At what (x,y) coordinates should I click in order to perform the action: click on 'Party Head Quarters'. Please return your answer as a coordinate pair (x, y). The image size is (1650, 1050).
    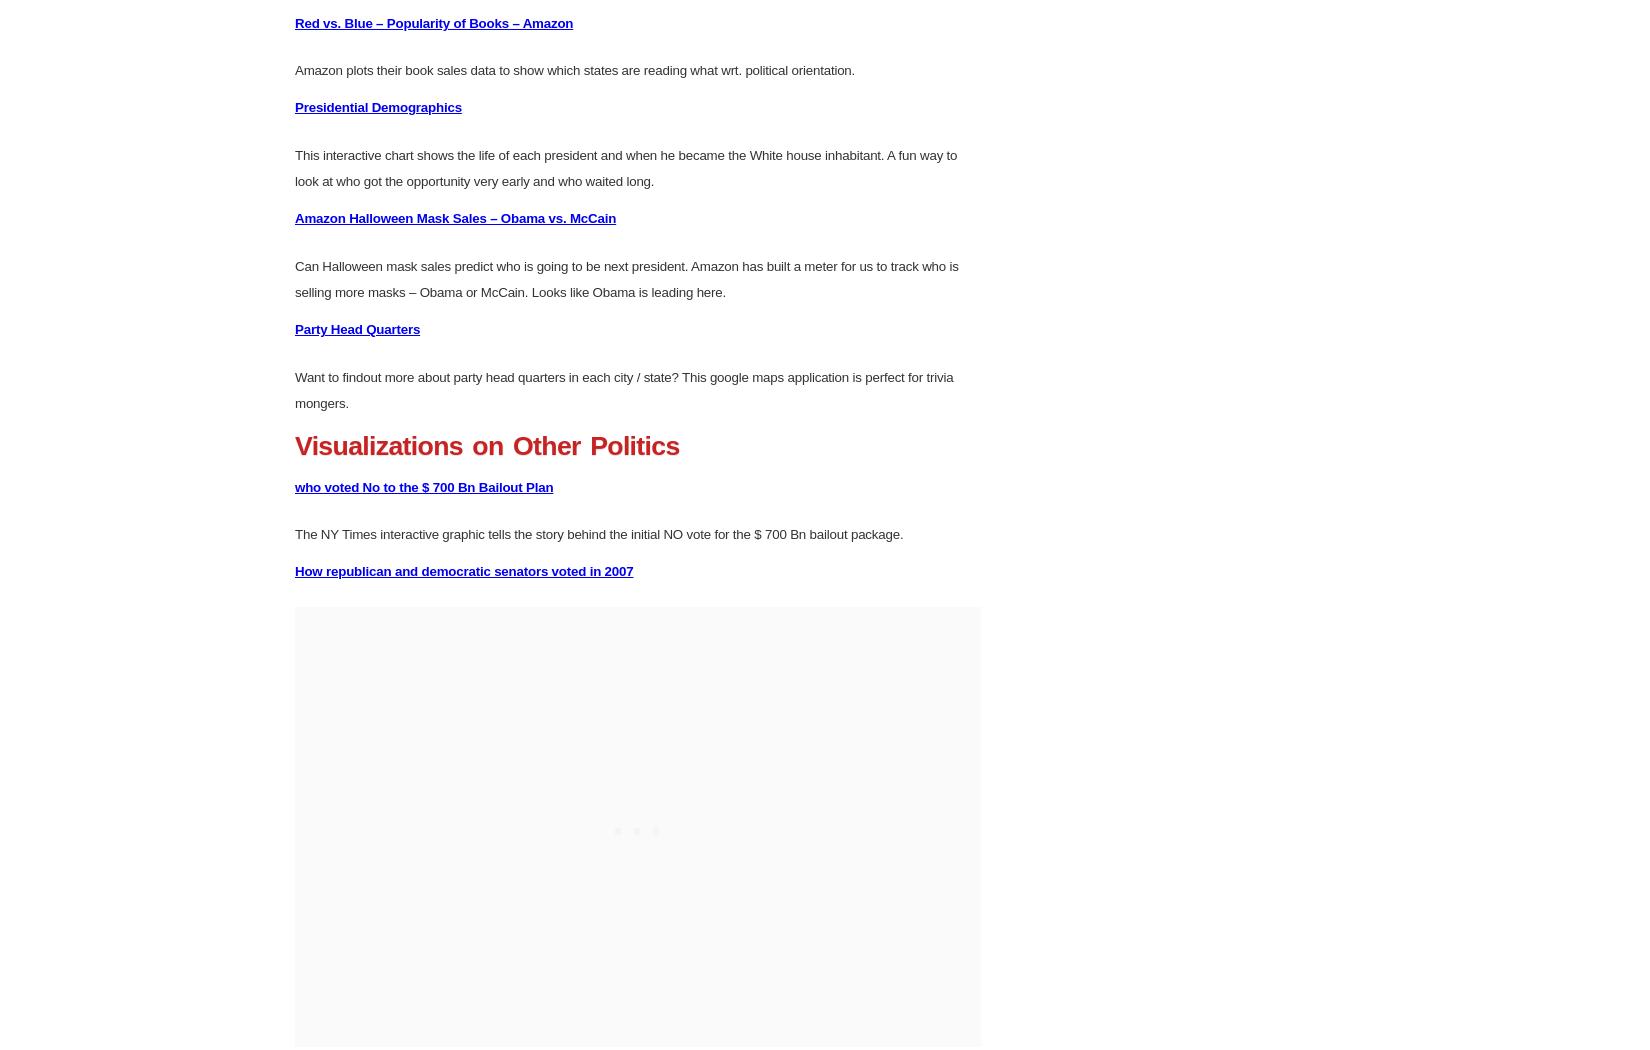
    Looking at the image, I should click on (357, 1014).